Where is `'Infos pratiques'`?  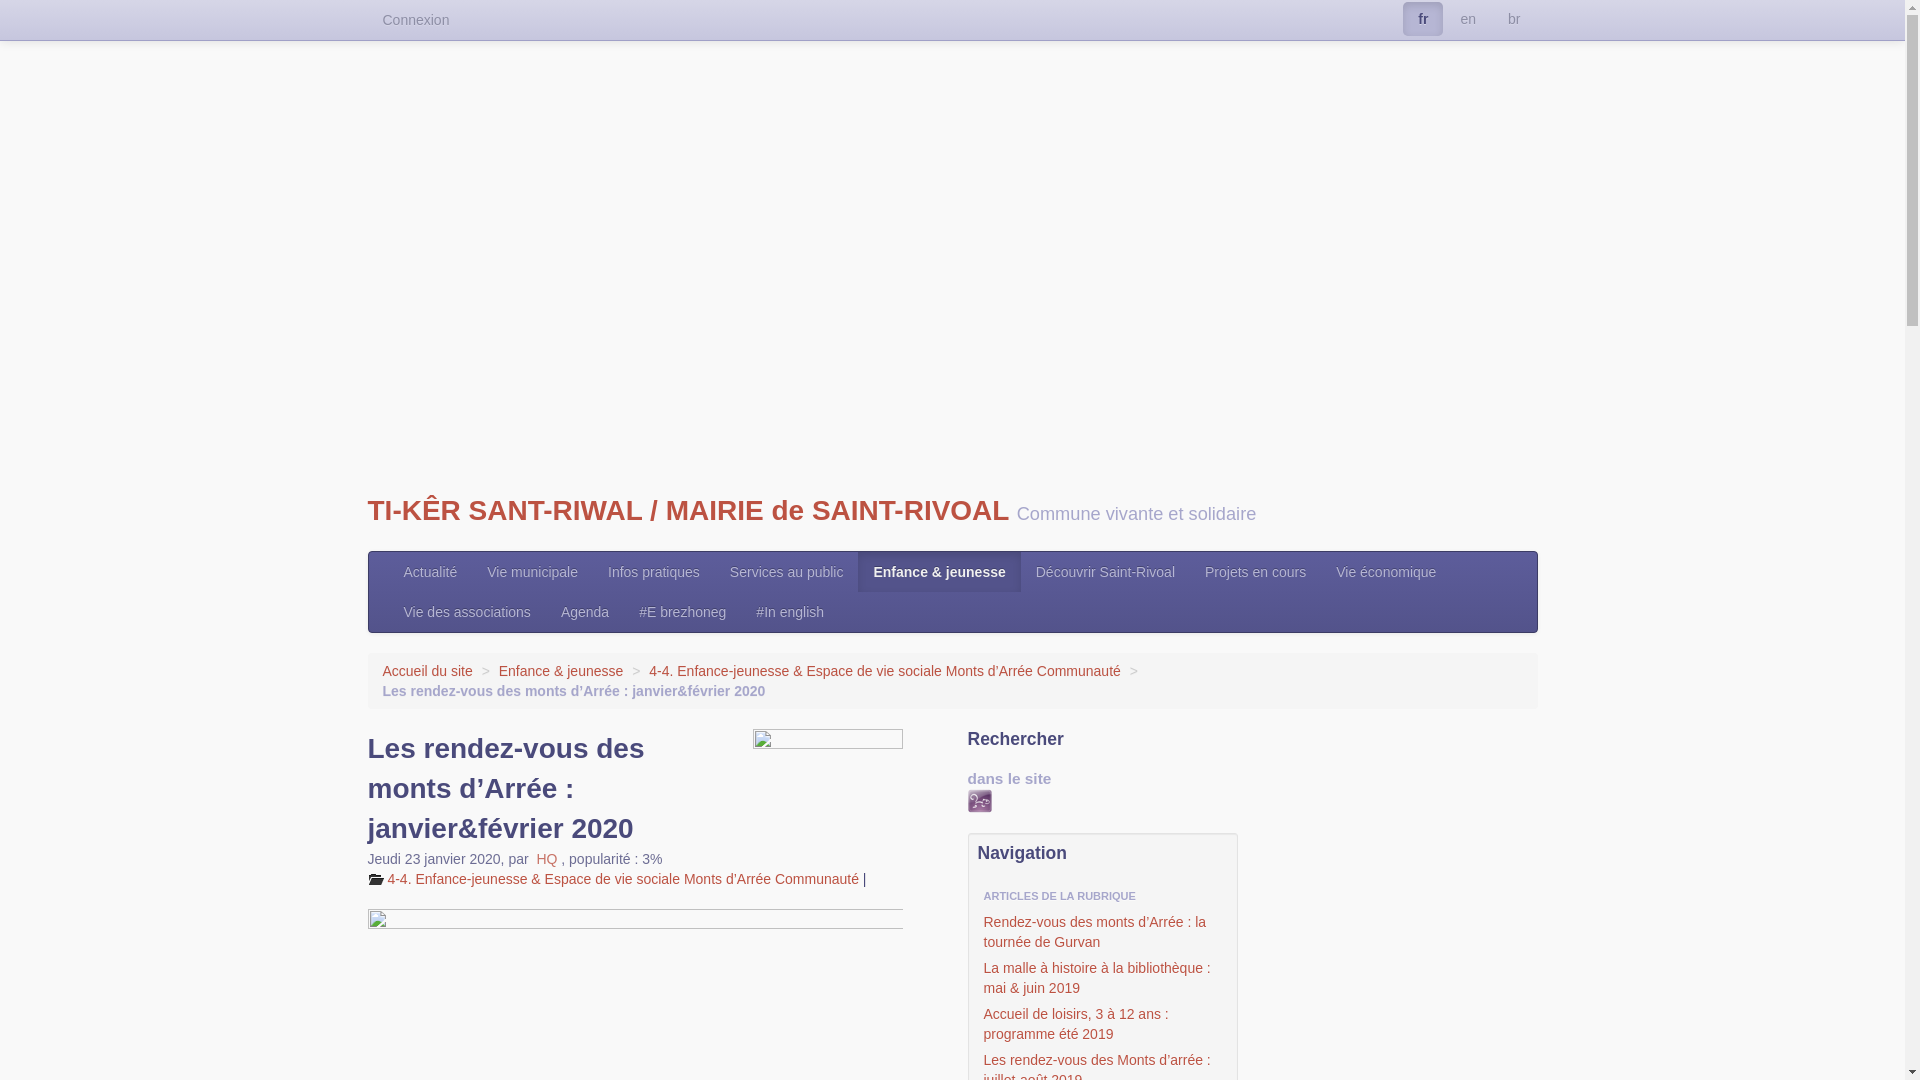
'Infos pratiques' is located at coordinates (592, 571).